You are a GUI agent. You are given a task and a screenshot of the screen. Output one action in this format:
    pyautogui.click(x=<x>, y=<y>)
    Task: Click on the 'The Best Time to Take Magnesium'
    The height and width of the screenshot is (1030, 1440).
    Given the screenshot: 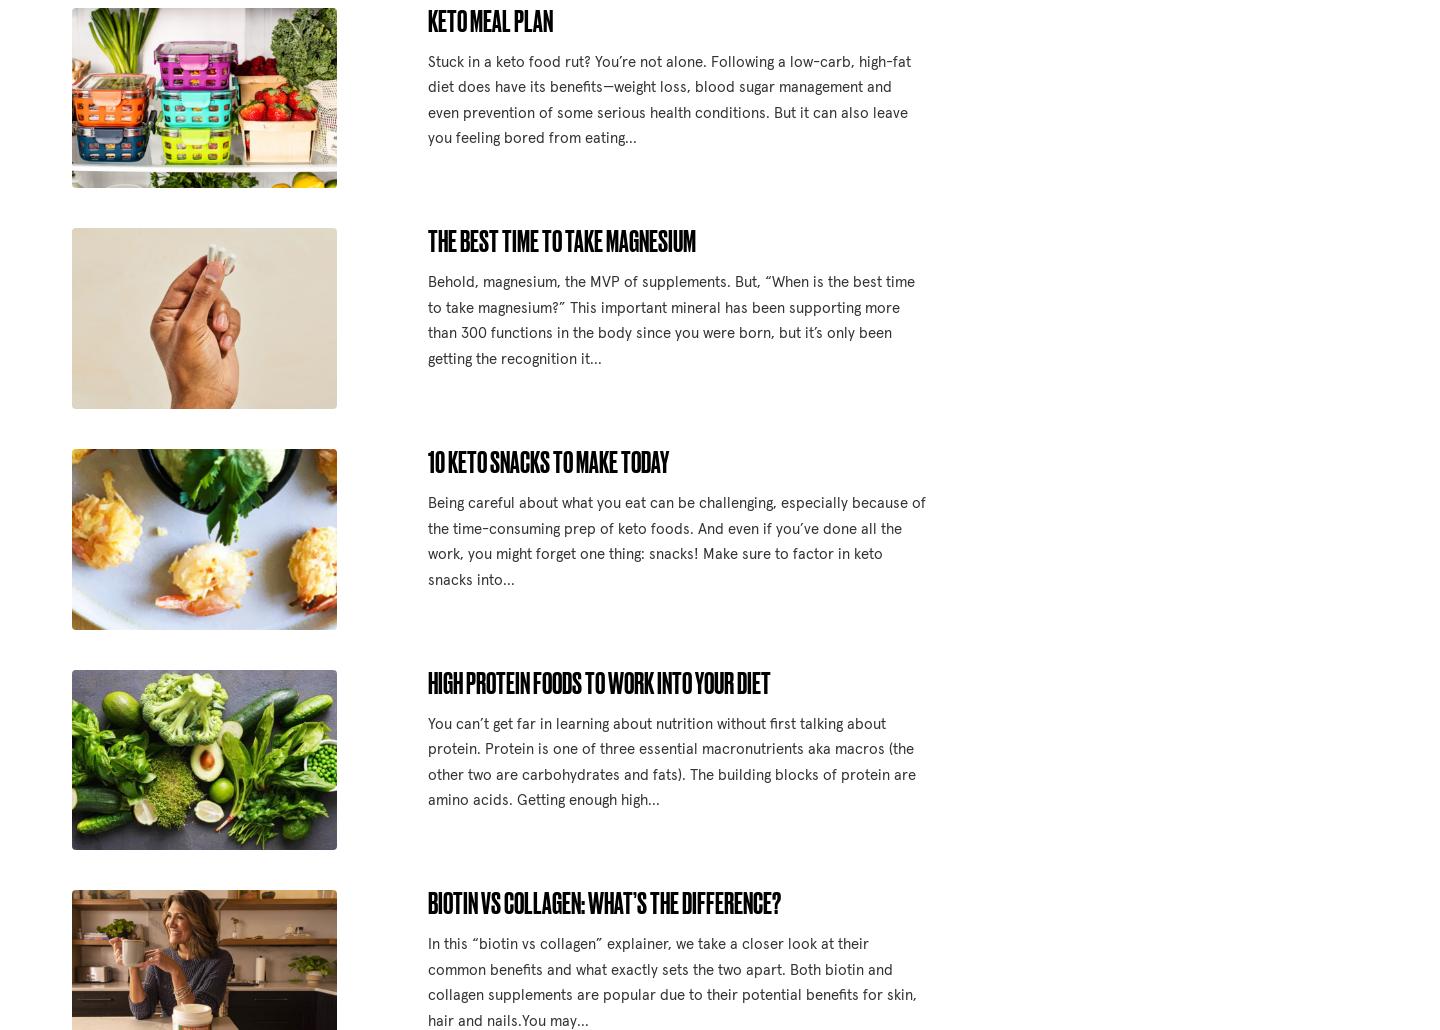 What is the action you would take?
    pyautogui.click(x=426, y=241)
    